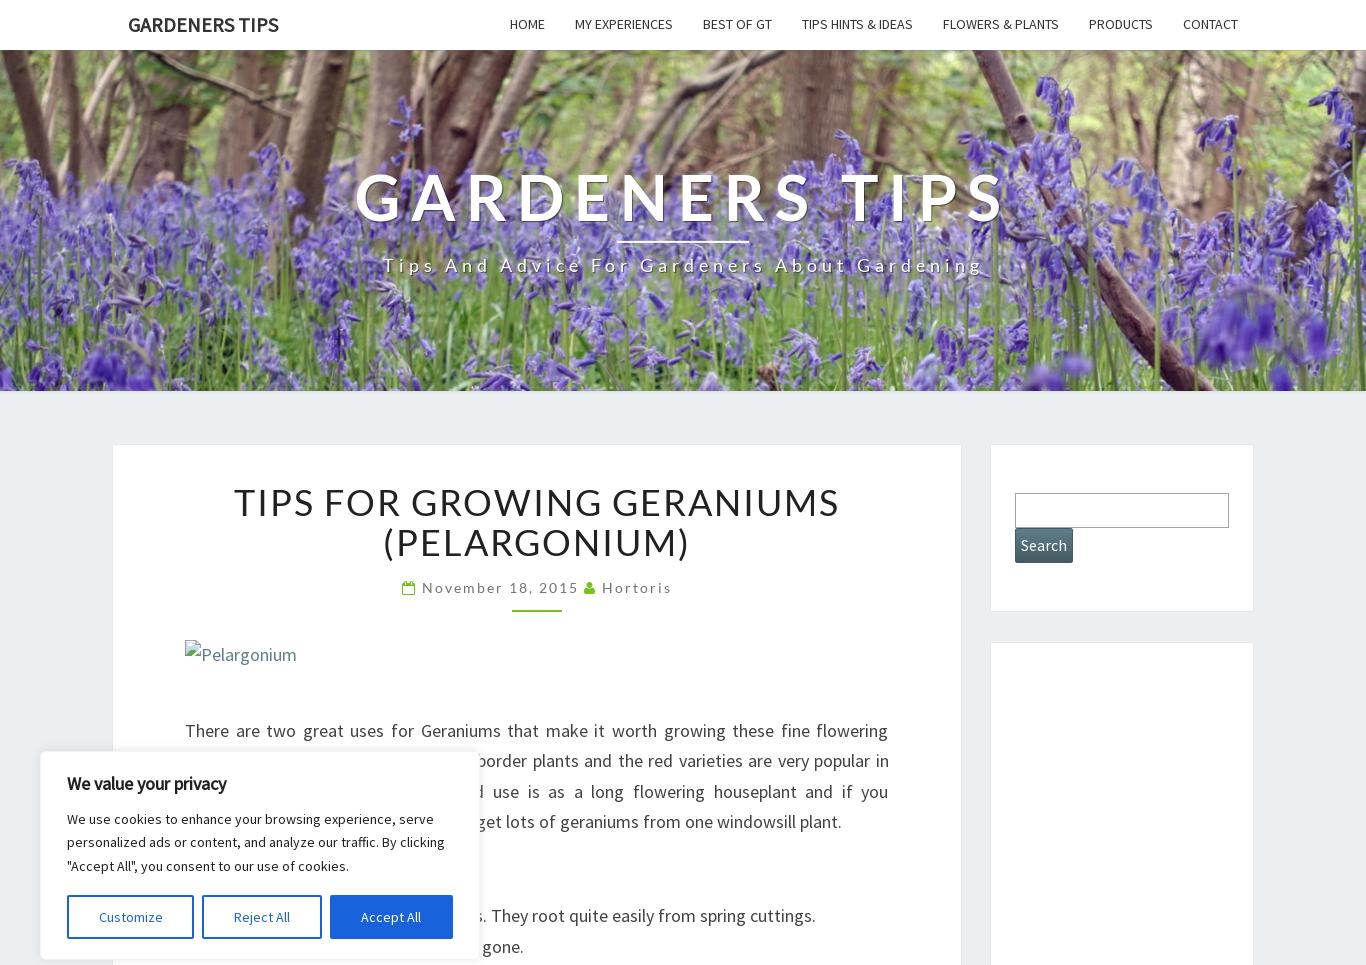  What do you see at coordinates (510, 23) in the screenshot?
I see `'Home'` at bounding box center [510, 23].